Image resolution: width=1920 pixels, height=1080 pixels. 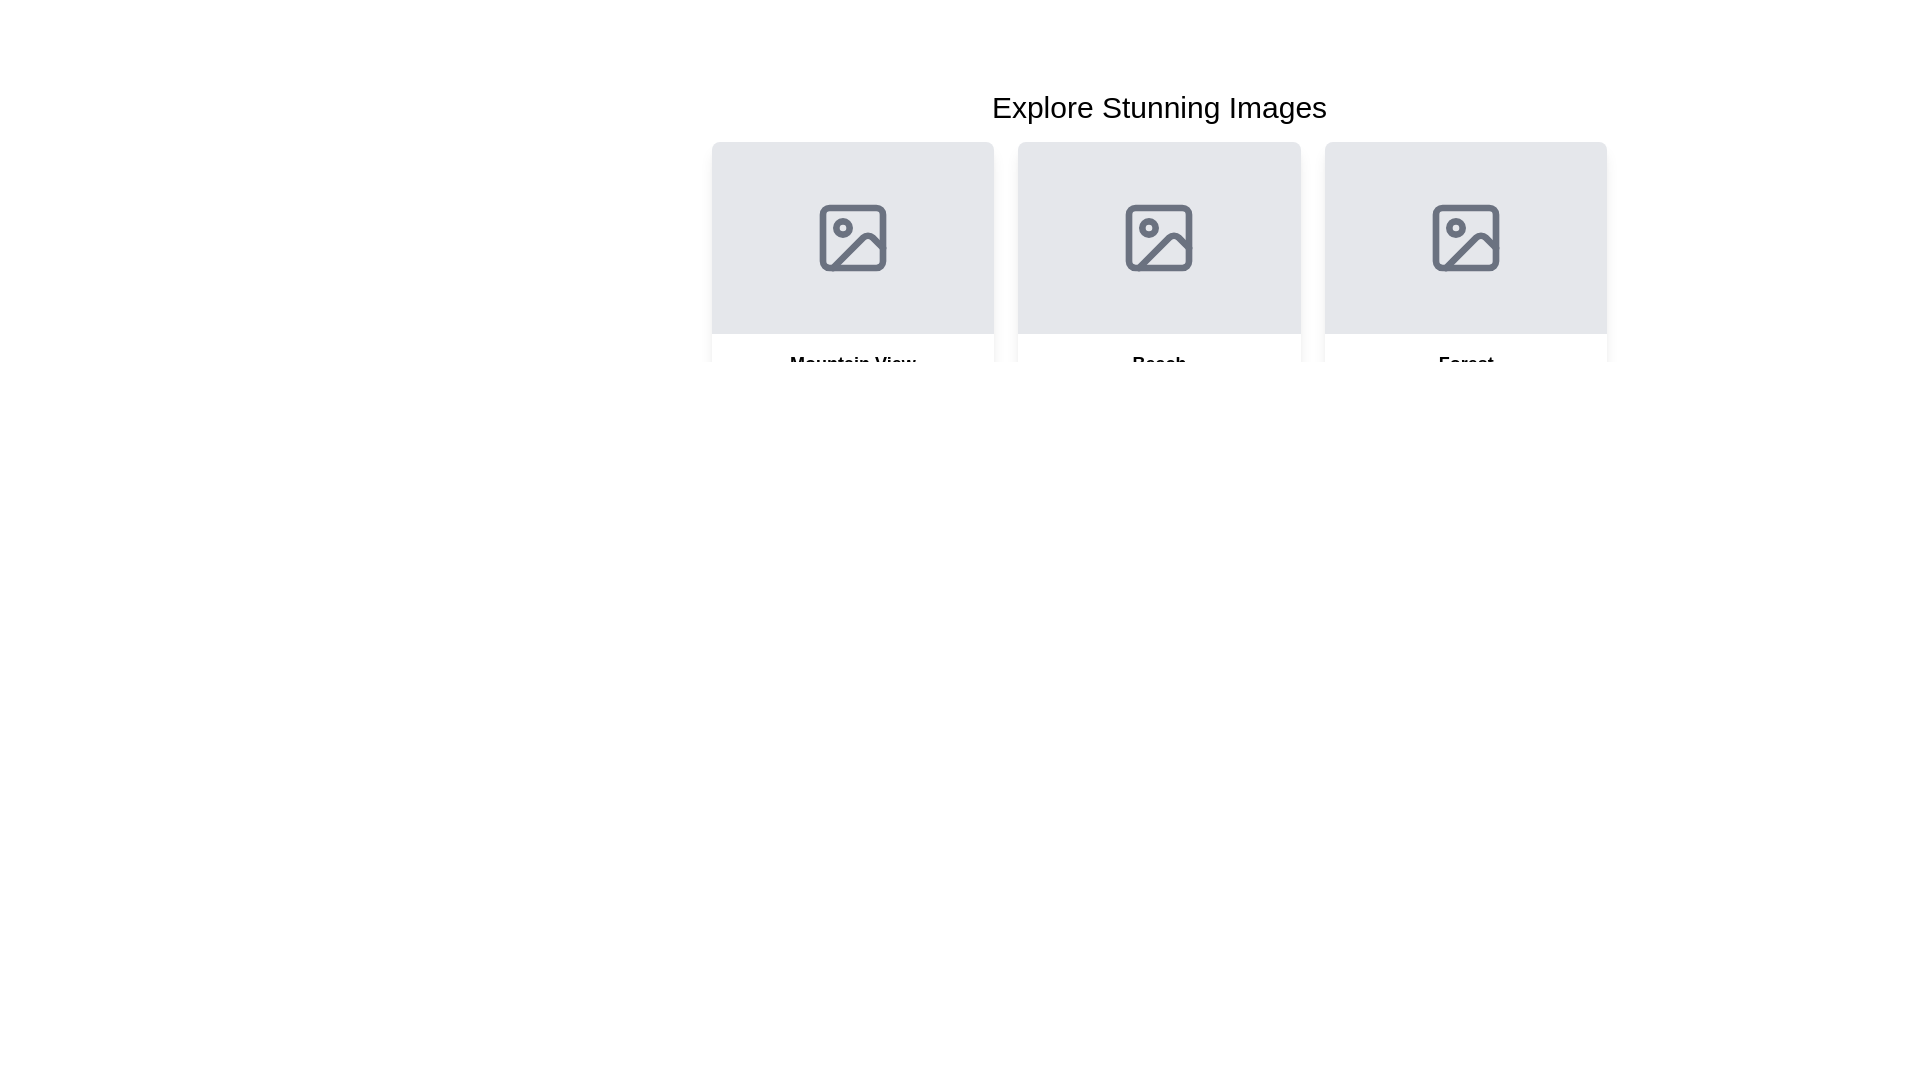 What do you see at coordinates (1466, 237) in the screenshot?
I see `the image placeholder for 'Forest' located on the rightmost side of the three-column layout under the section titled 'Explore Stunning Images'` at bounding box center [1466, 237].